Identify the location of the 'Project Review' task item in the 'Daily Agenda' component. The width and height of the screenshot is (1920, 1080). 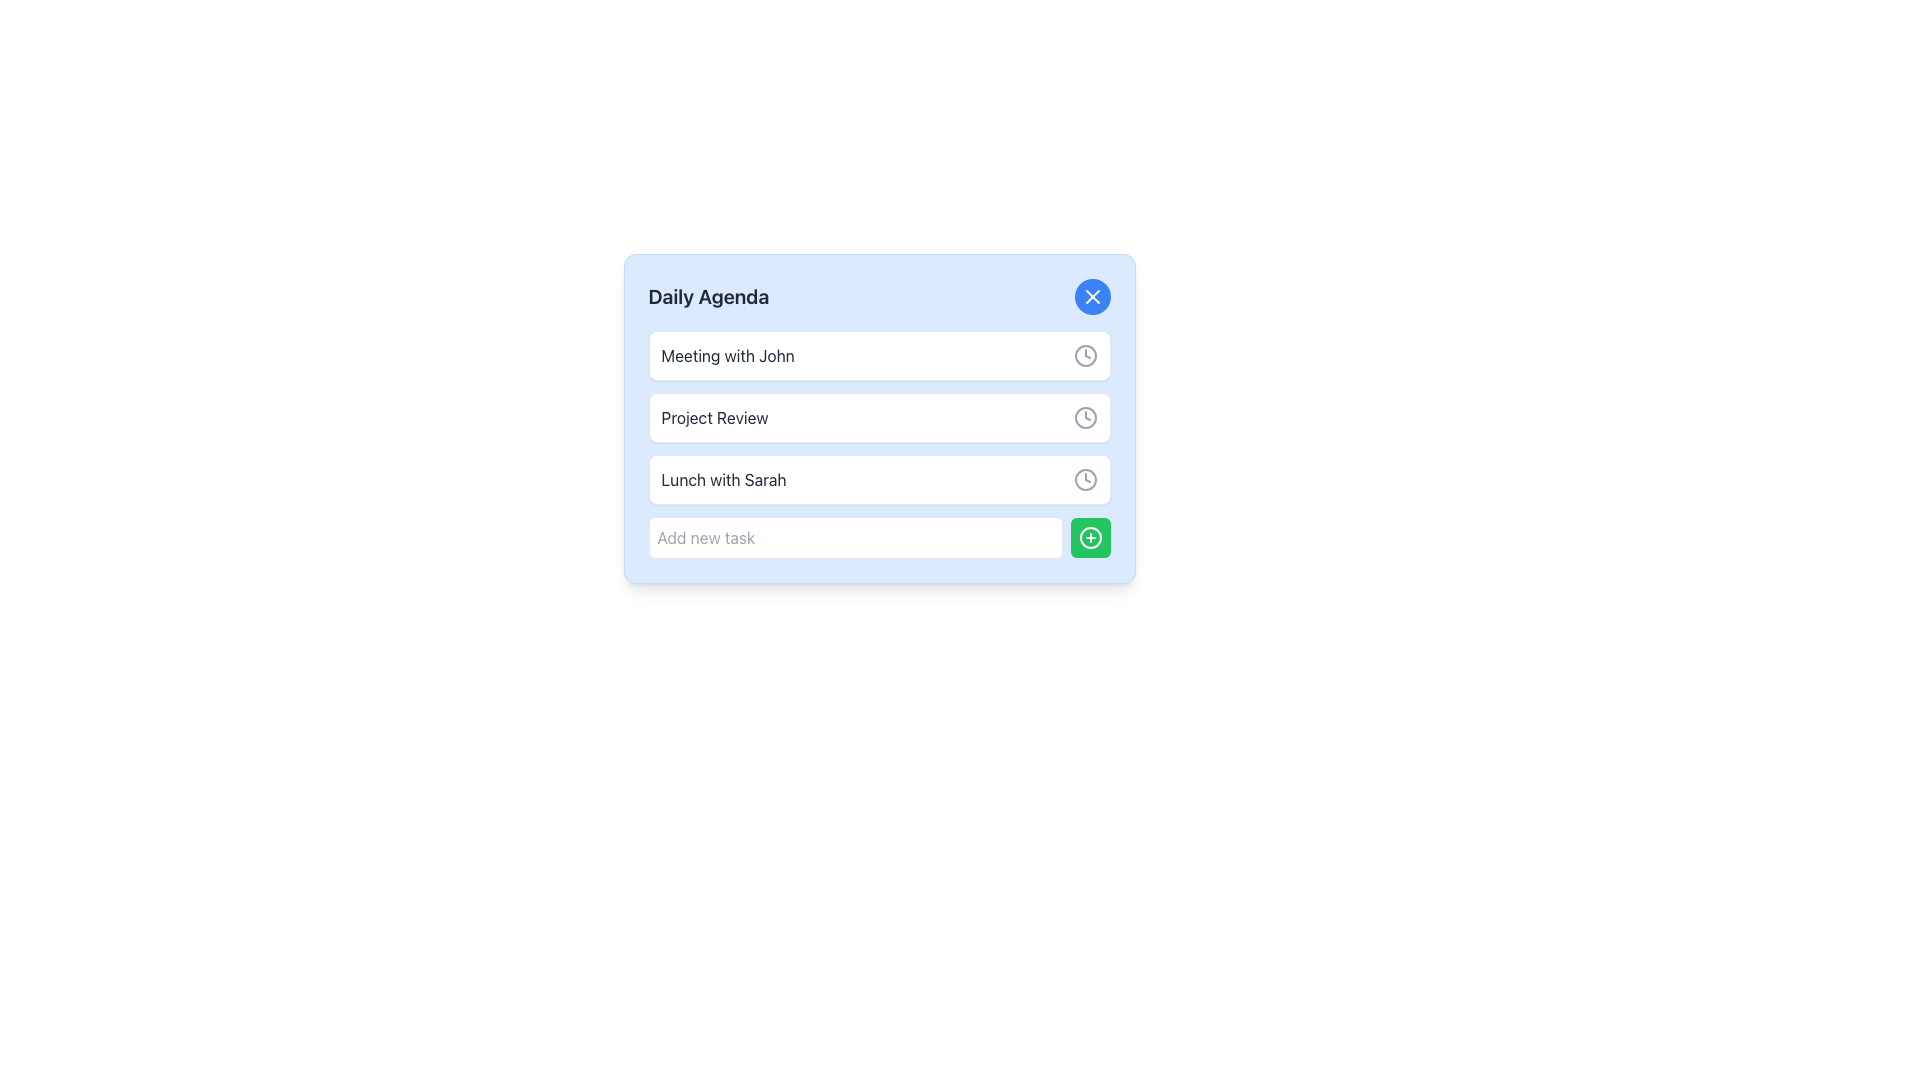
(879, 418).